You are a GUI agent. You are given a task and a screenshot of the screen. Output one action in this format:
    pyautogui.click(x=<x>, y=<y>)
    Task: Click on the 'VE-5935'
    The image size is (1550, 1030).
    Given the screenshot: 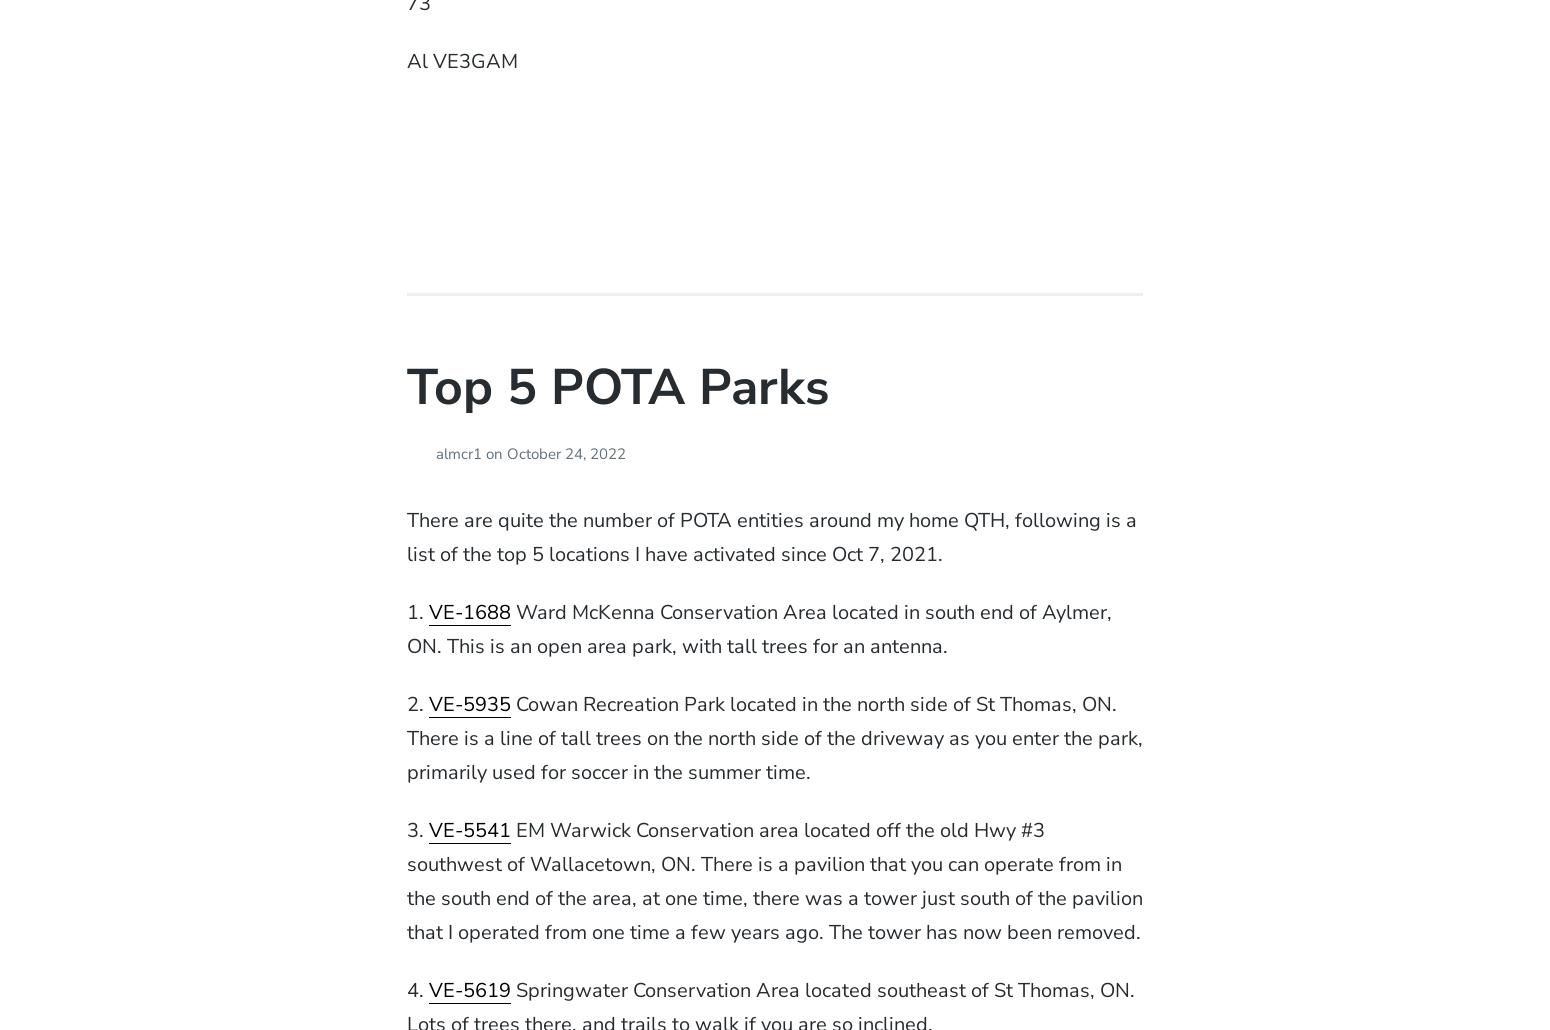 What is the action you would take?
    pyautogui.click(x=468, y=704)
    